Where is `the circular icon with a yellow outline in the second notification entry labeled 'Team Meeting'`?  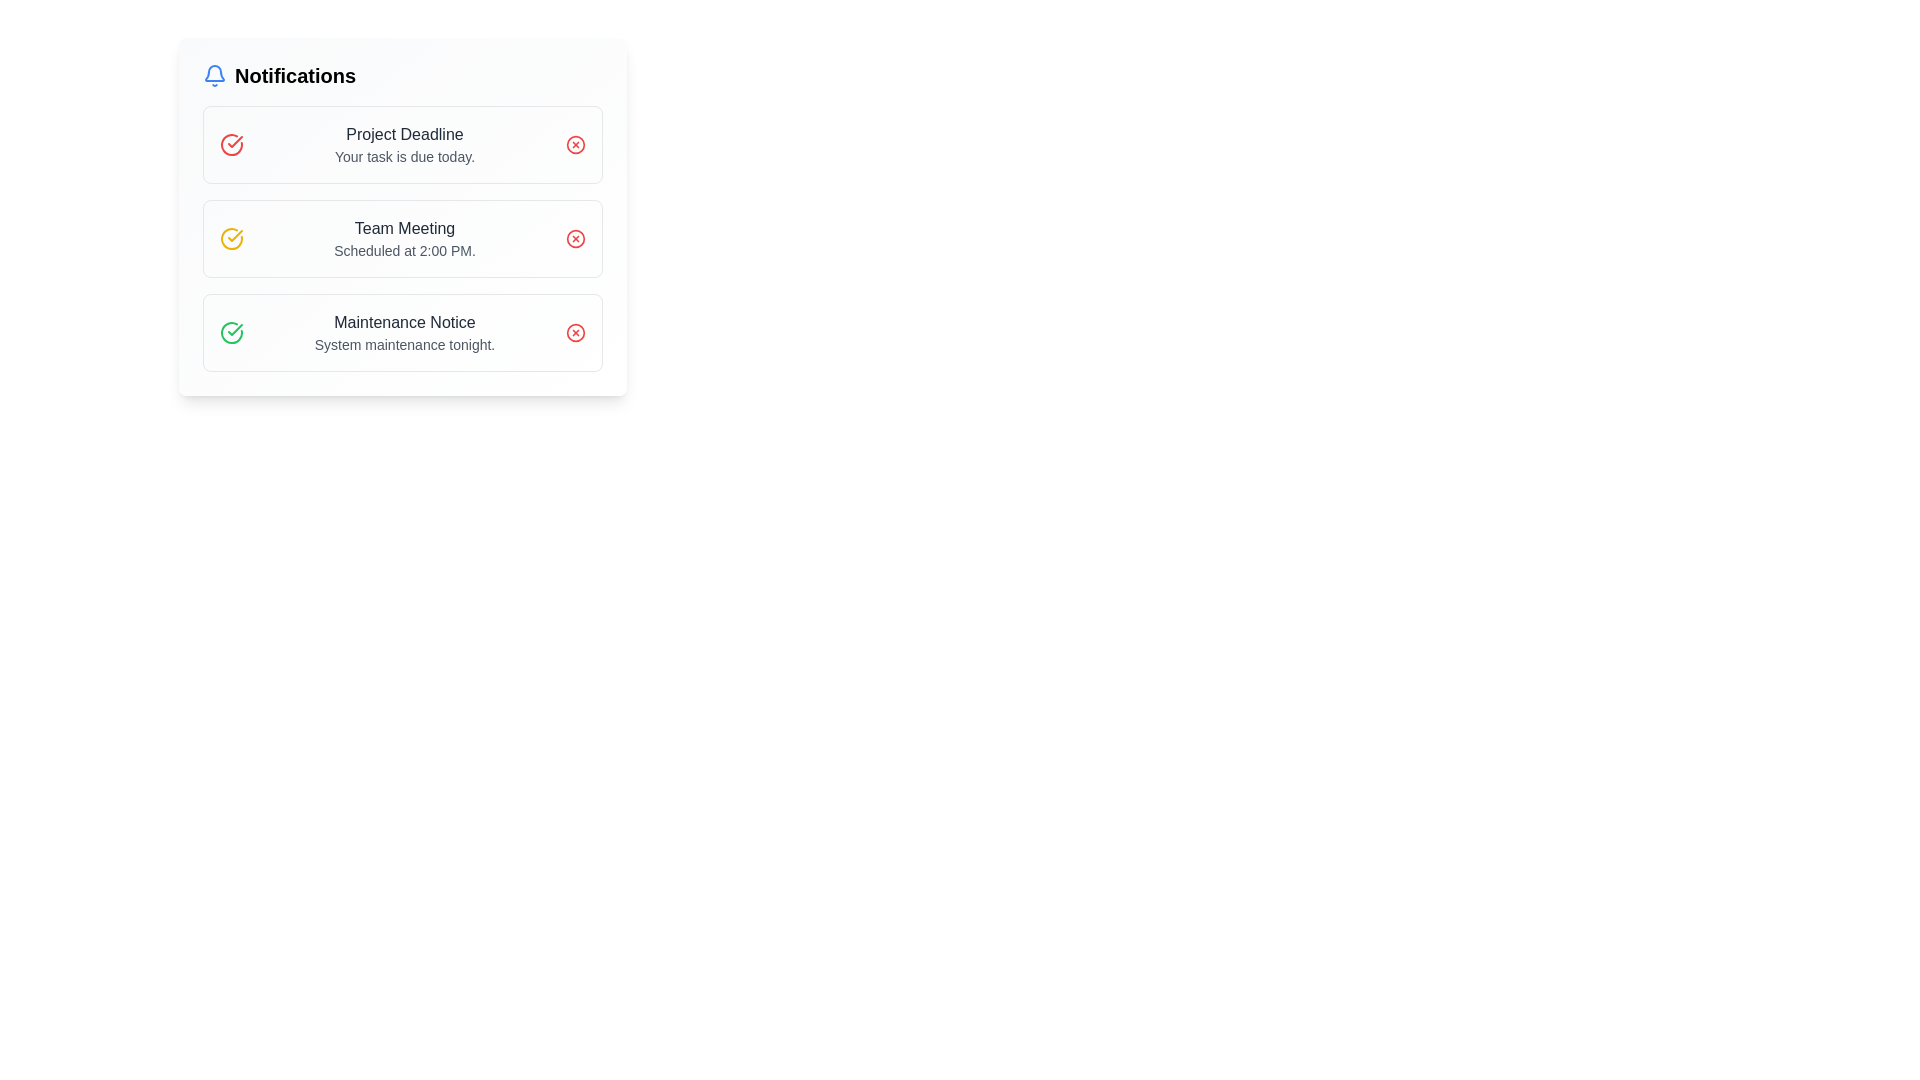 the circular icon with a yellow outline in the second notification entry labeled 'Team Meeting' is located at coordinates (231, 238).